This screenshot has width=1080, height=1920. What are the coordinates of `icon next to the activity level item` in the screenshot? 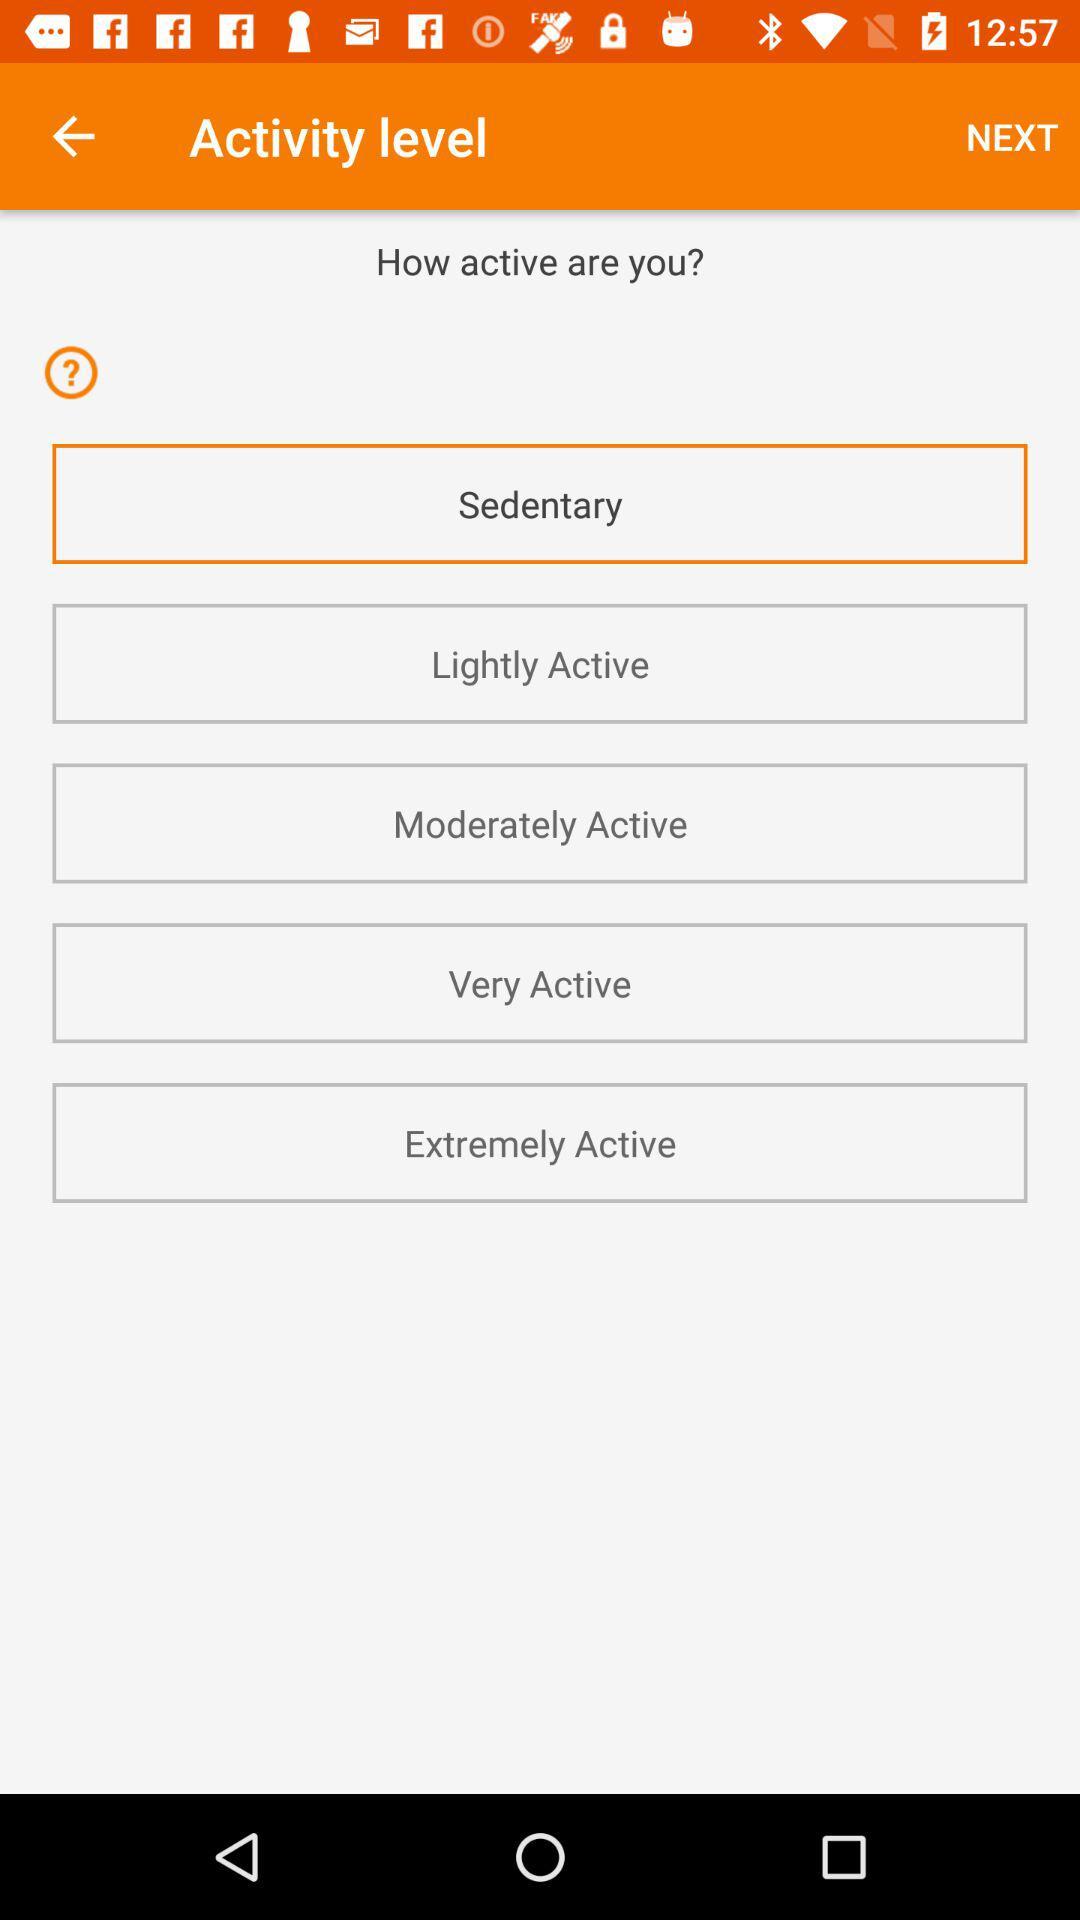 It's located at (72, 135).